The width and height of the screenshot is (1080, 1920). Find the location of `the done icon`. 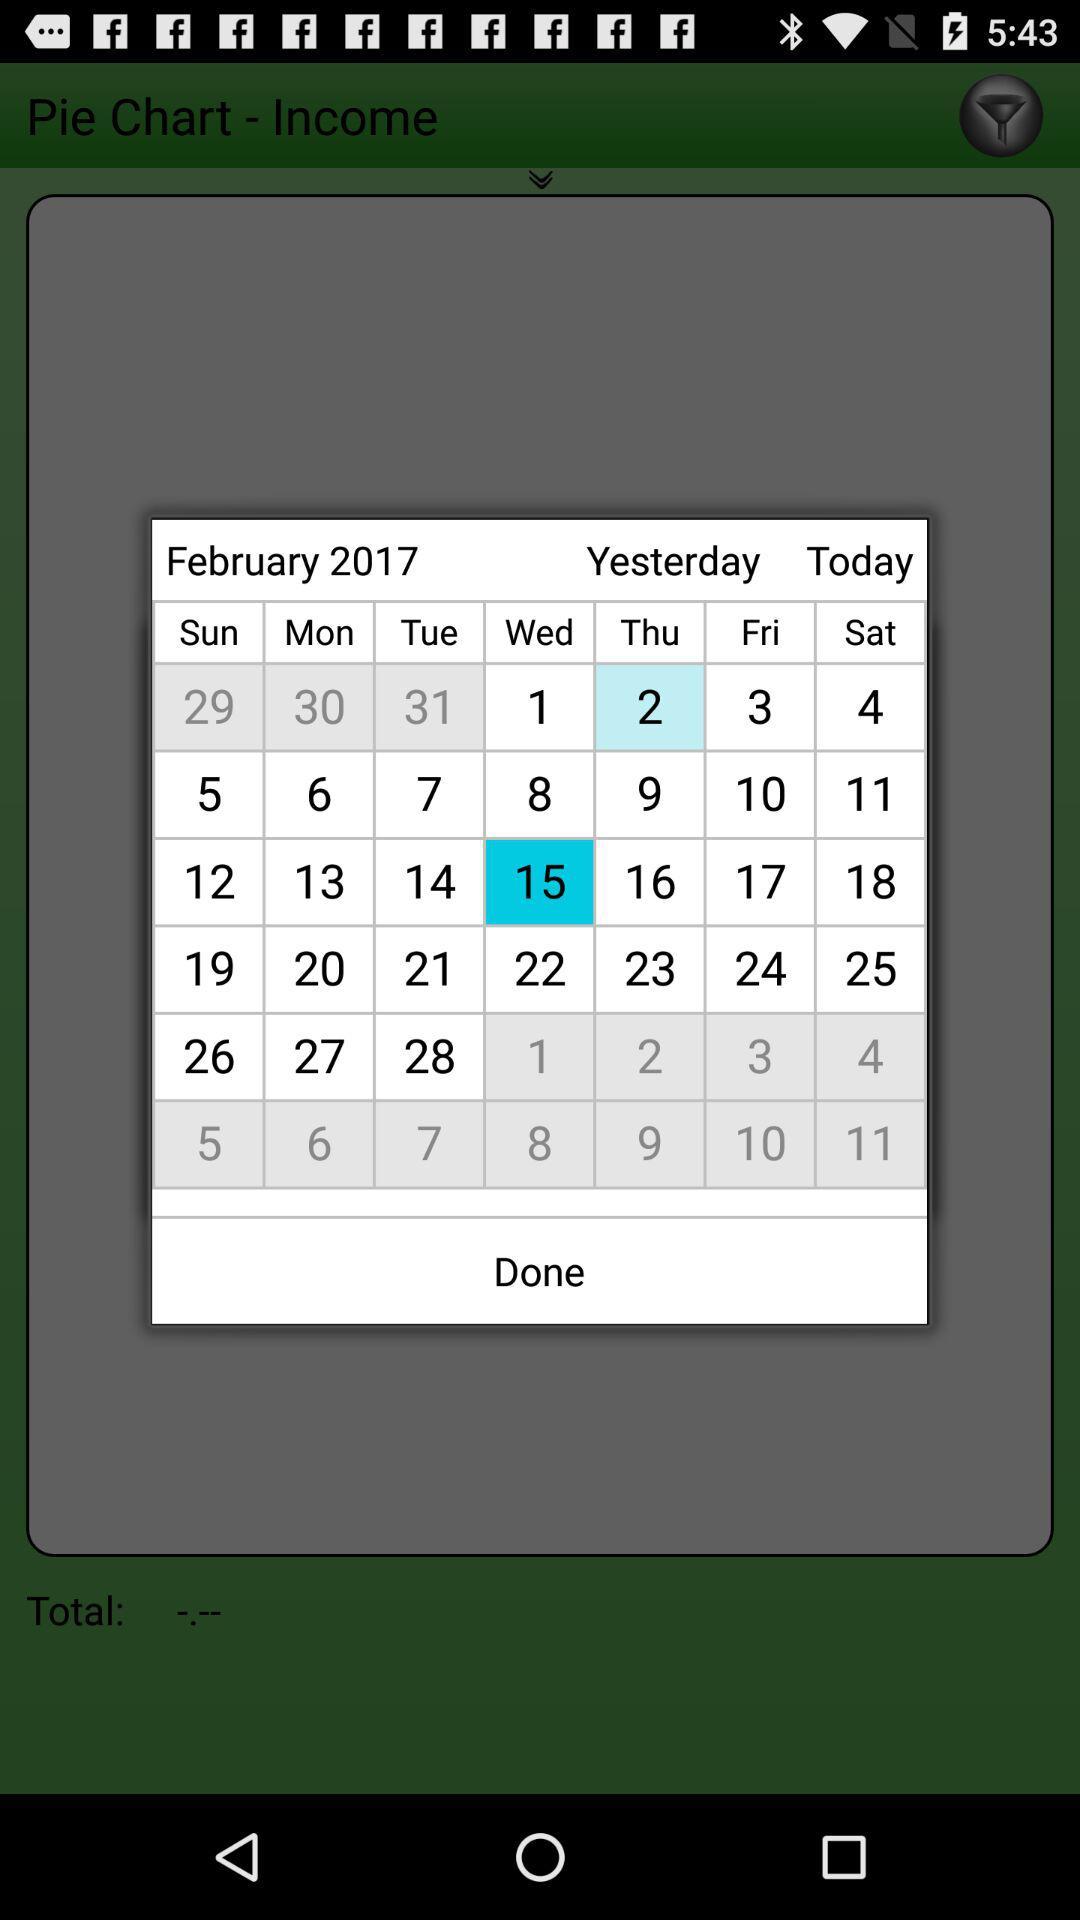

the done icon is located at coordinates (538, 1270).